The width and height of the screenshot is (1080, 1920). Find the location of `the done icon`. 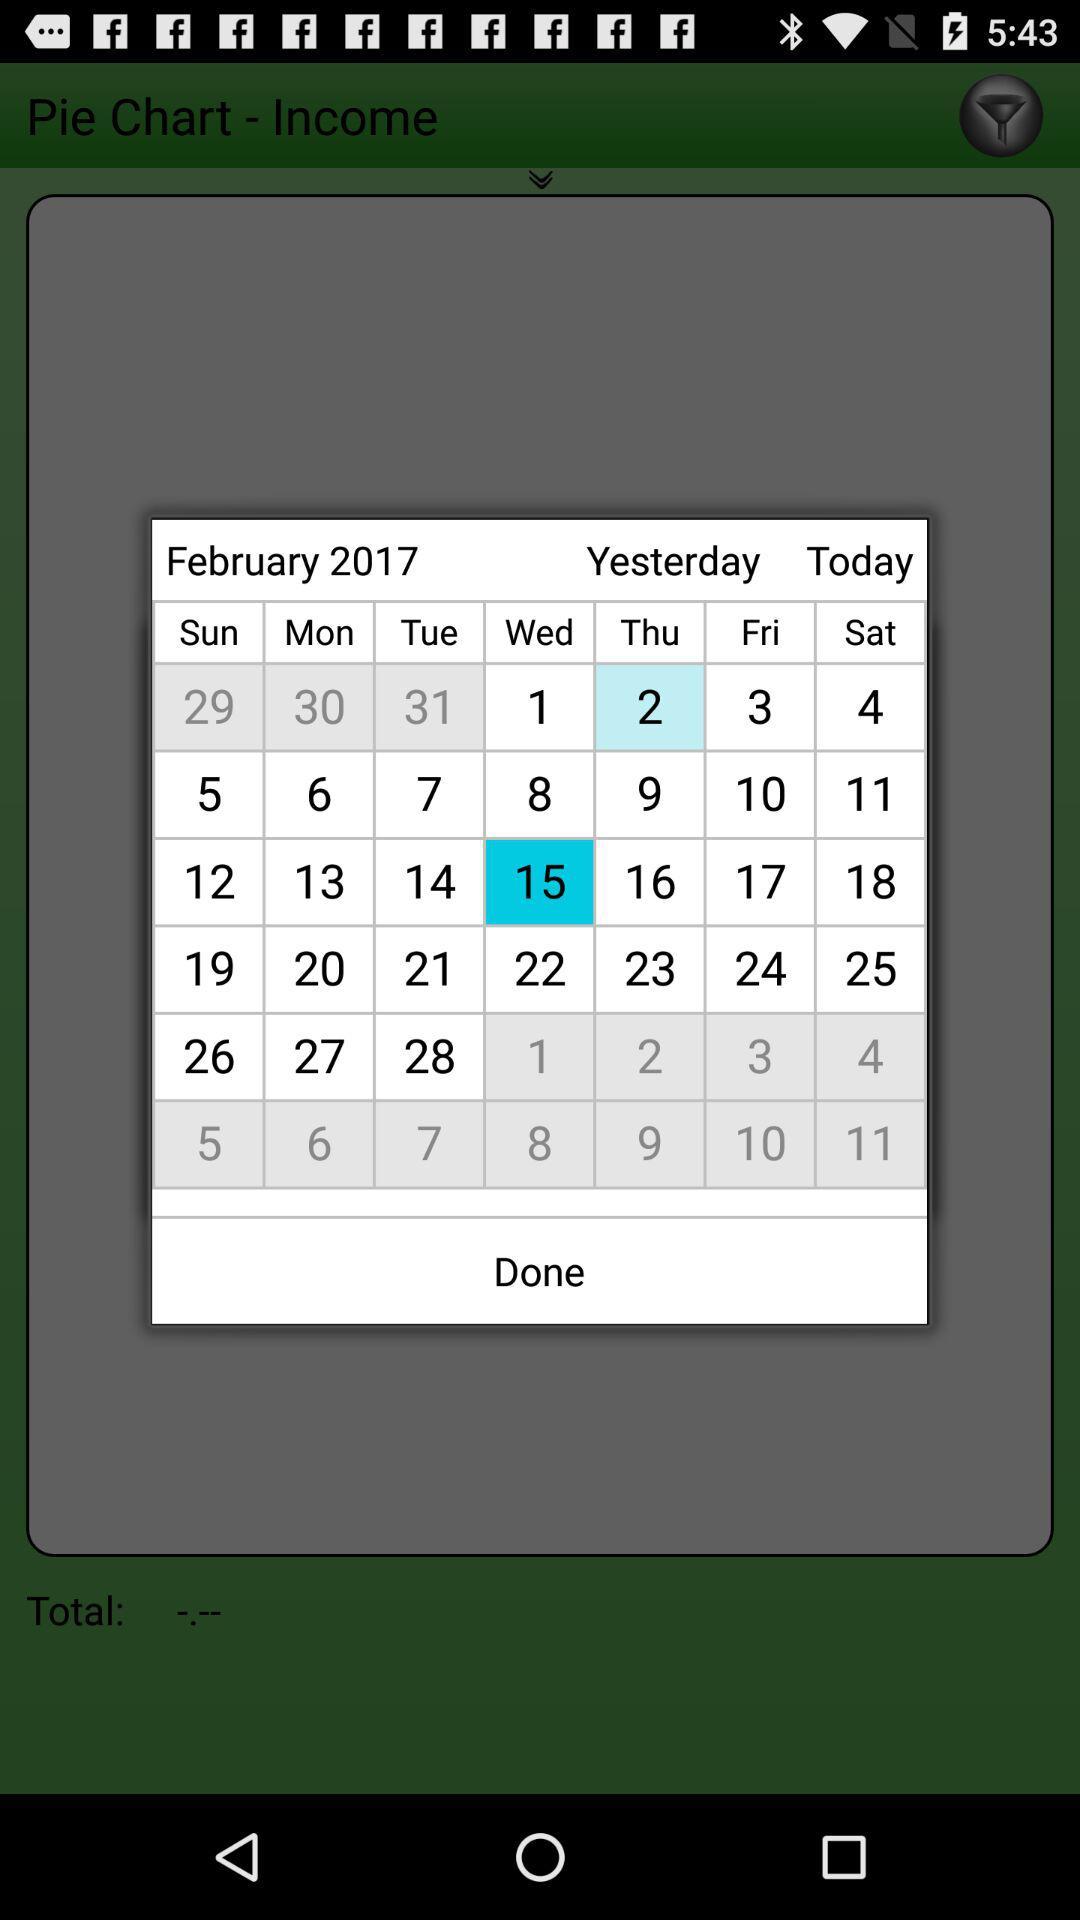

the done icon is located at coordinates (538, 1270).